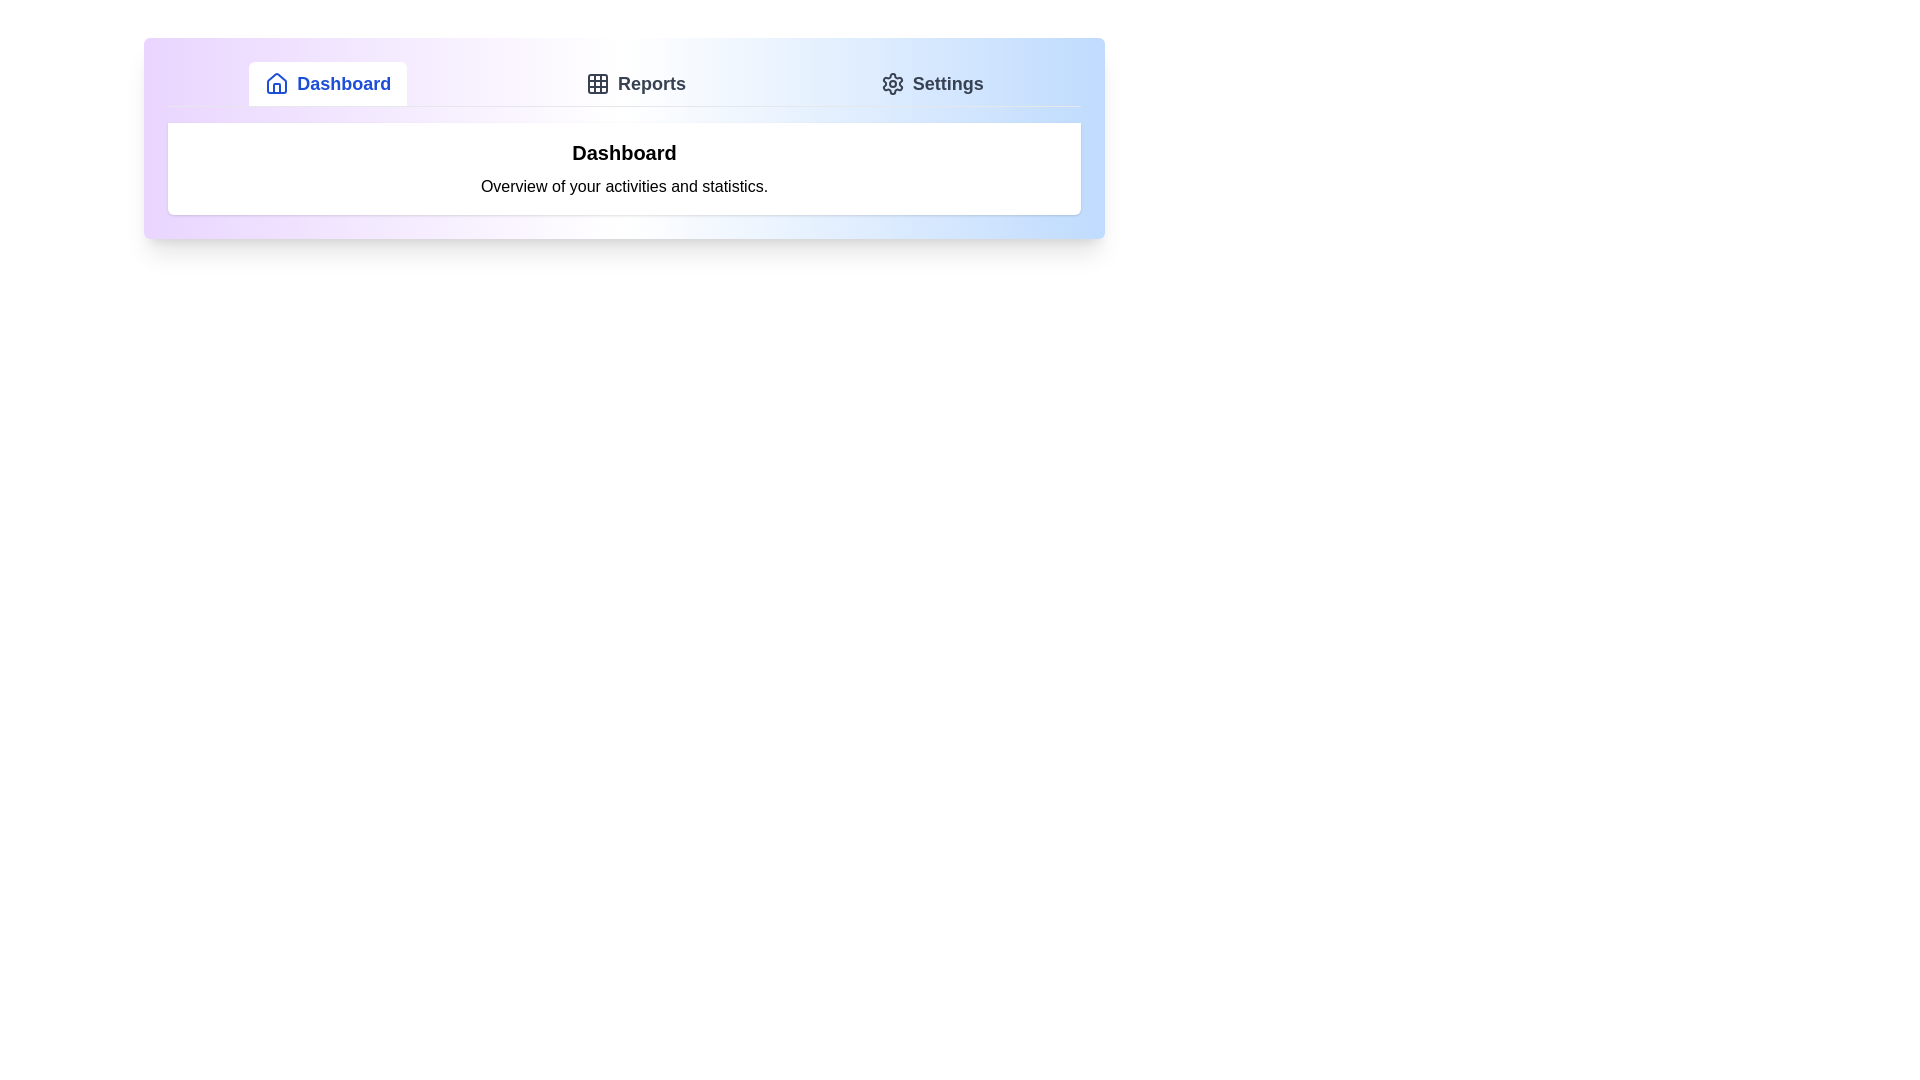 Image resolution: width=1920 pixels, height=1080 pixels. Describe the element at coordinates (931, 83) in the screenshot. I see `the Settings tab by clicking on its button` at that location.